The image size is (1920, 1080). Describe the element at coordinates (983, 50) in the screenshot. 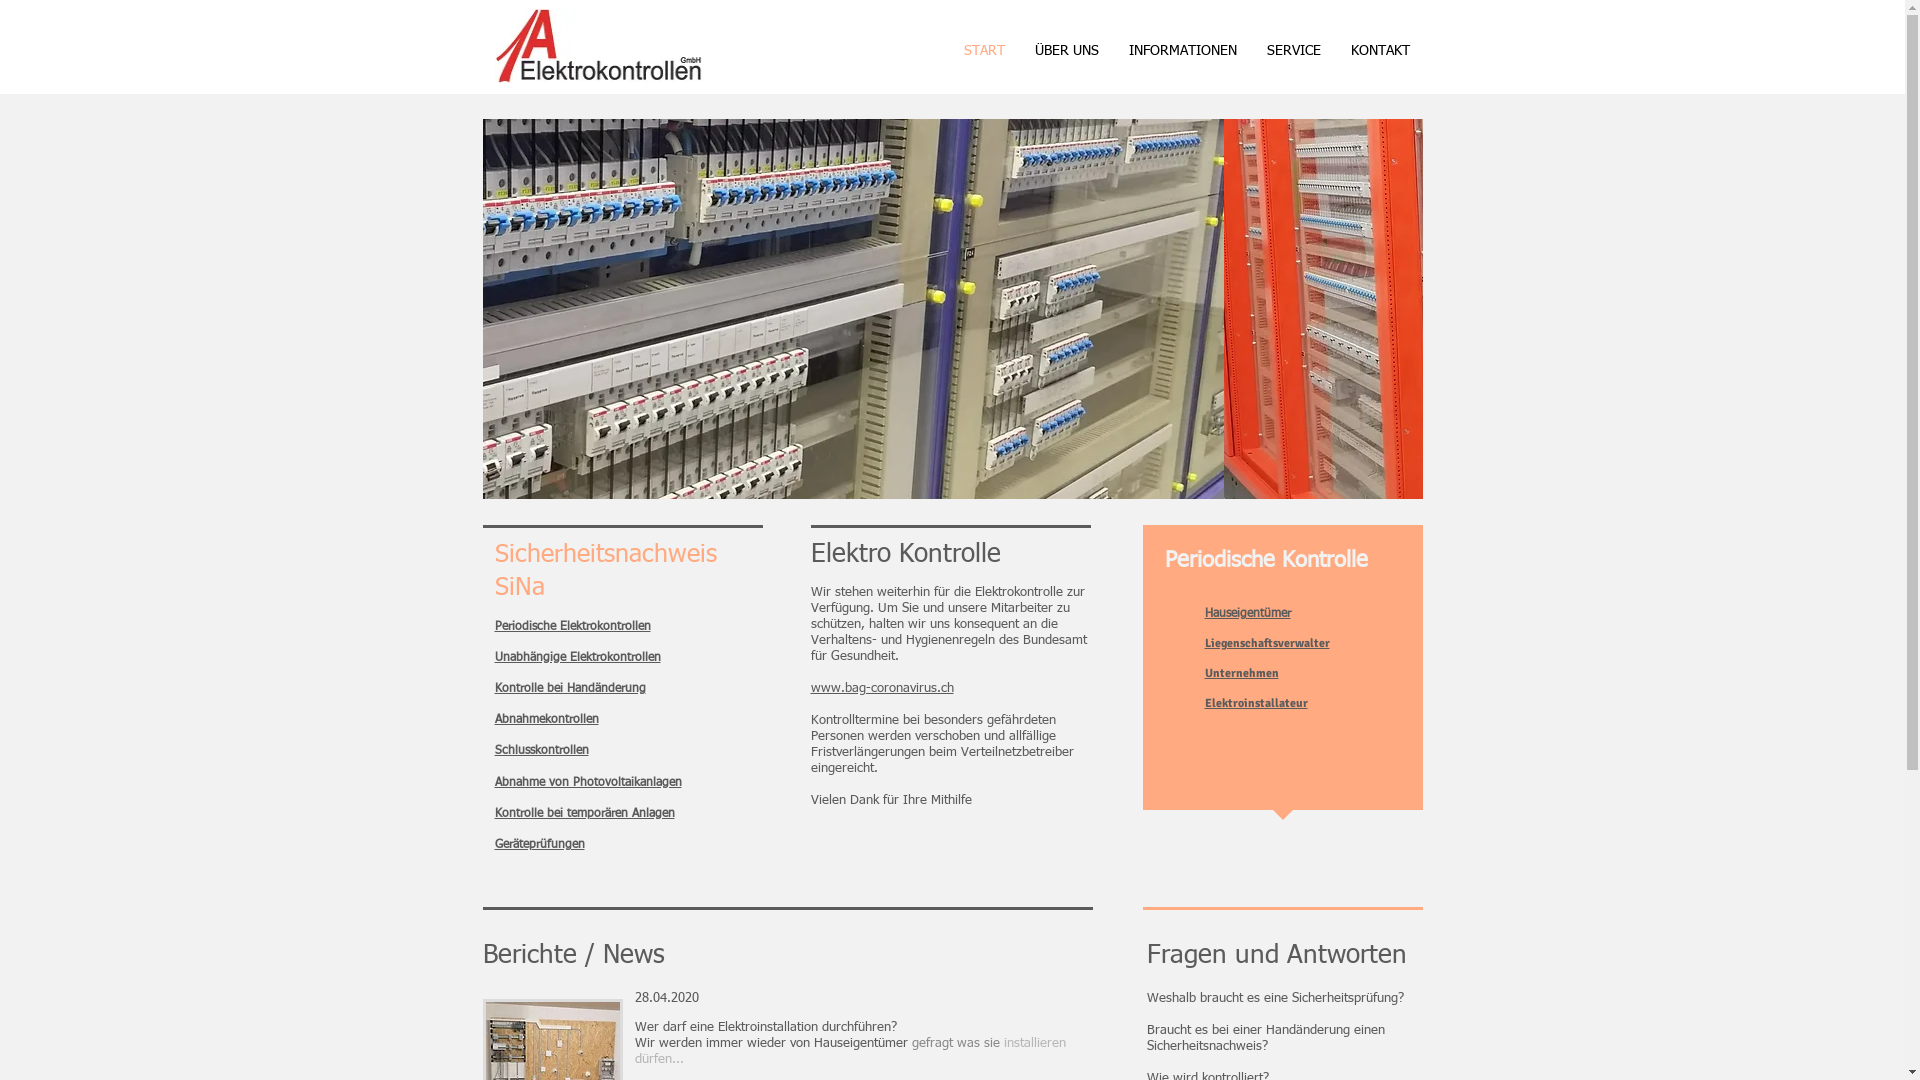

I see `'START'` at that location.